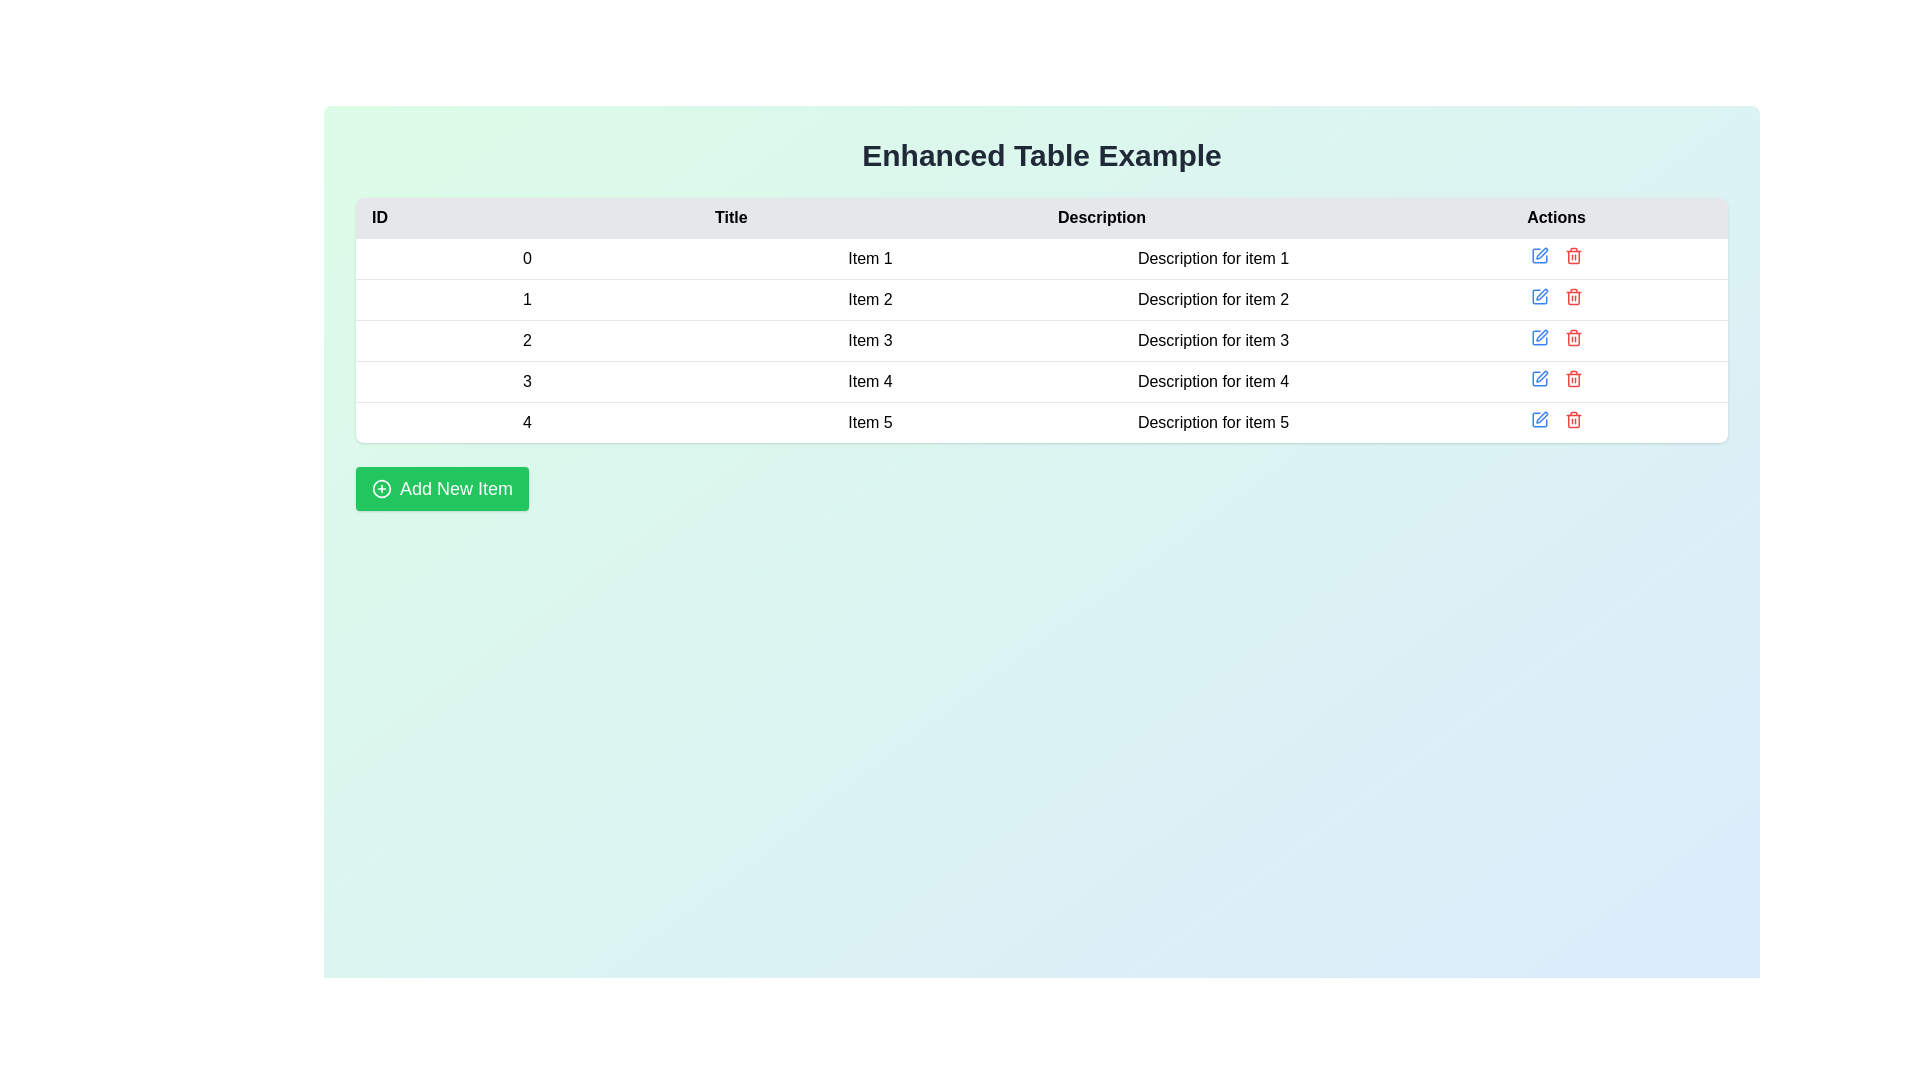  What do you see at coordinates (1538, 419) in the screenshot?
I see `the small blue pencil-shaped icon that indicates an edit action, located in the 'Actions' column for the row related to 'Item 5'` at bounding box center [1538, 419].